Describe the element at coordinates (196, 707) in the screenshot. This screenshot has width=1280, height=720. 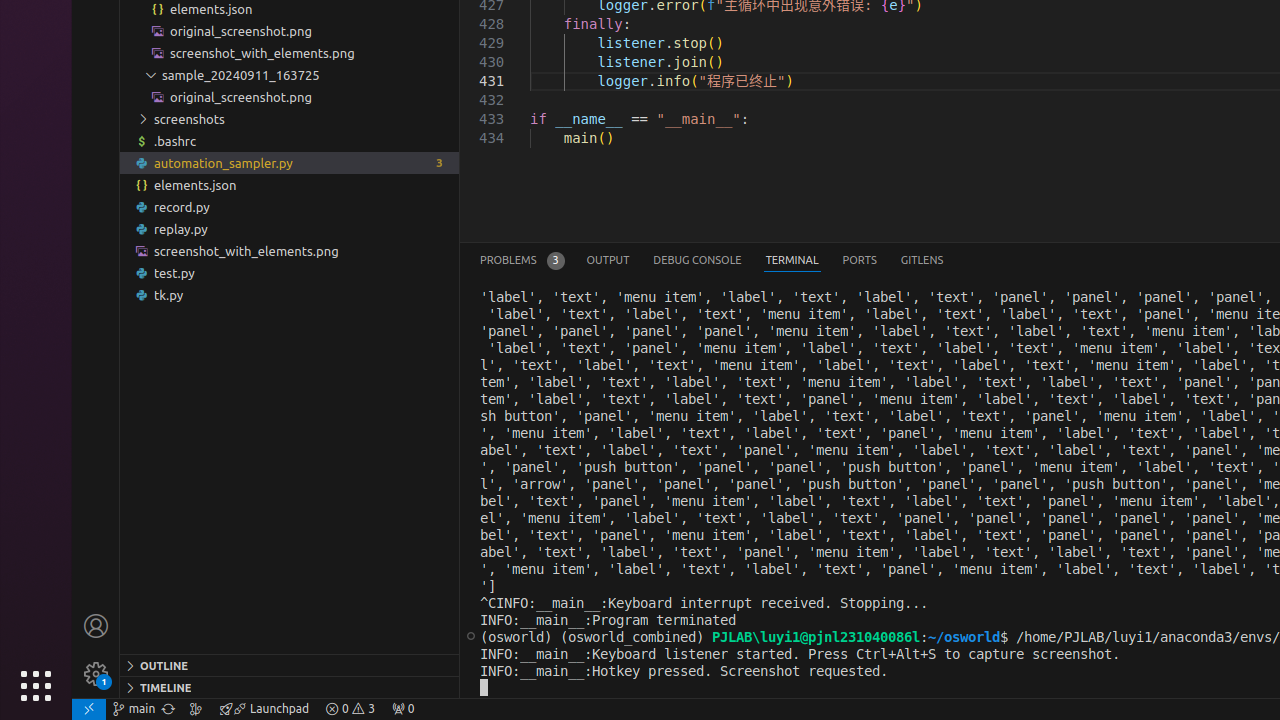
I see `'Show the GitLens Commit Graph'` at that location.